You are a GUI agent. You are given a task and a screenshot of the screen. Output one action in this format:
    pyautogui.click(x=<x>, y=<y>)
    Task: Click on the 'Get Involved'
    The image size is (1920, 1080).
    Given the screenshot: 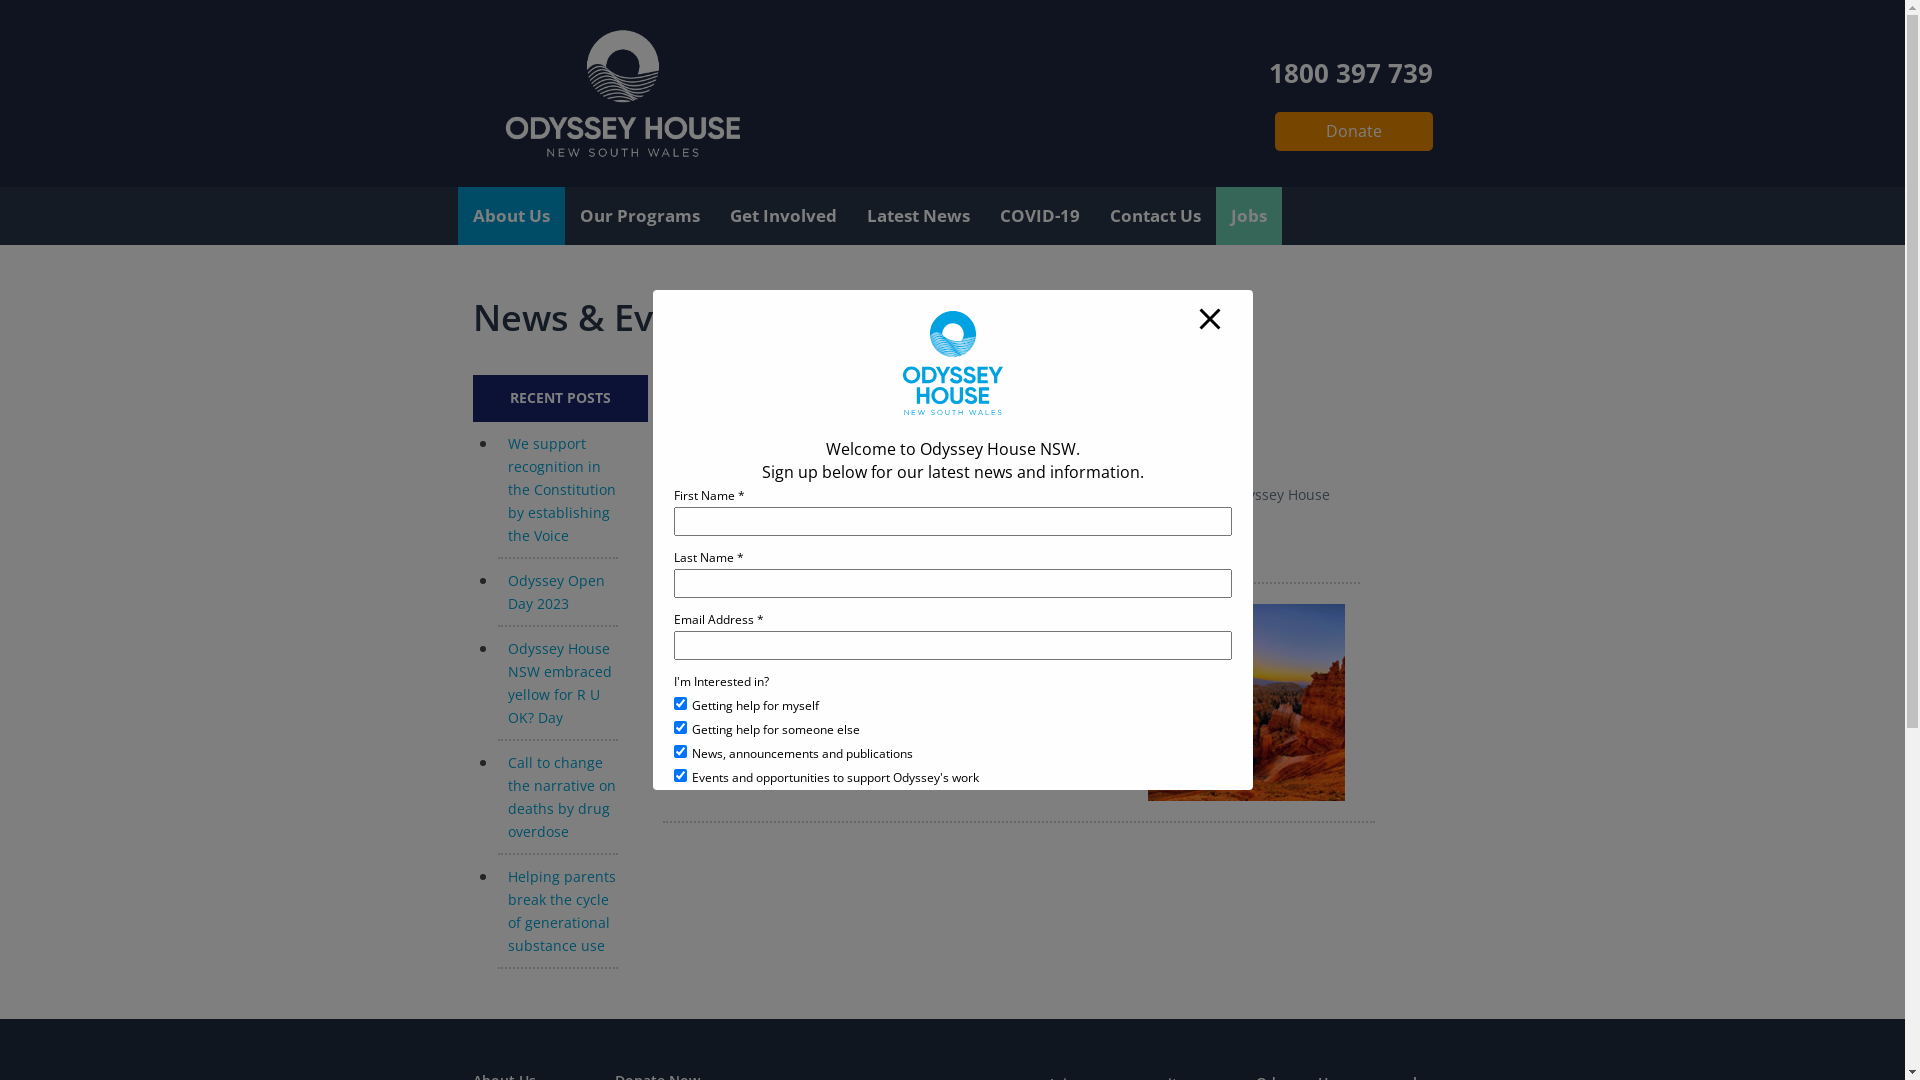 What is the action you would take?
    pyautogui.click(x=781, y=216)
    